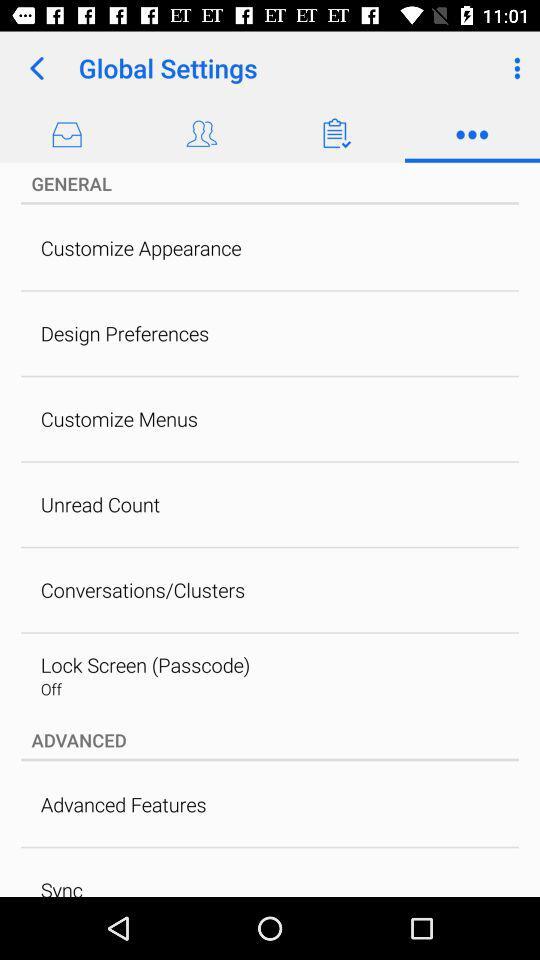 The height and width of the screenshot is (960, 540). I want to click on conversations/clusters app, so click(142, 590).